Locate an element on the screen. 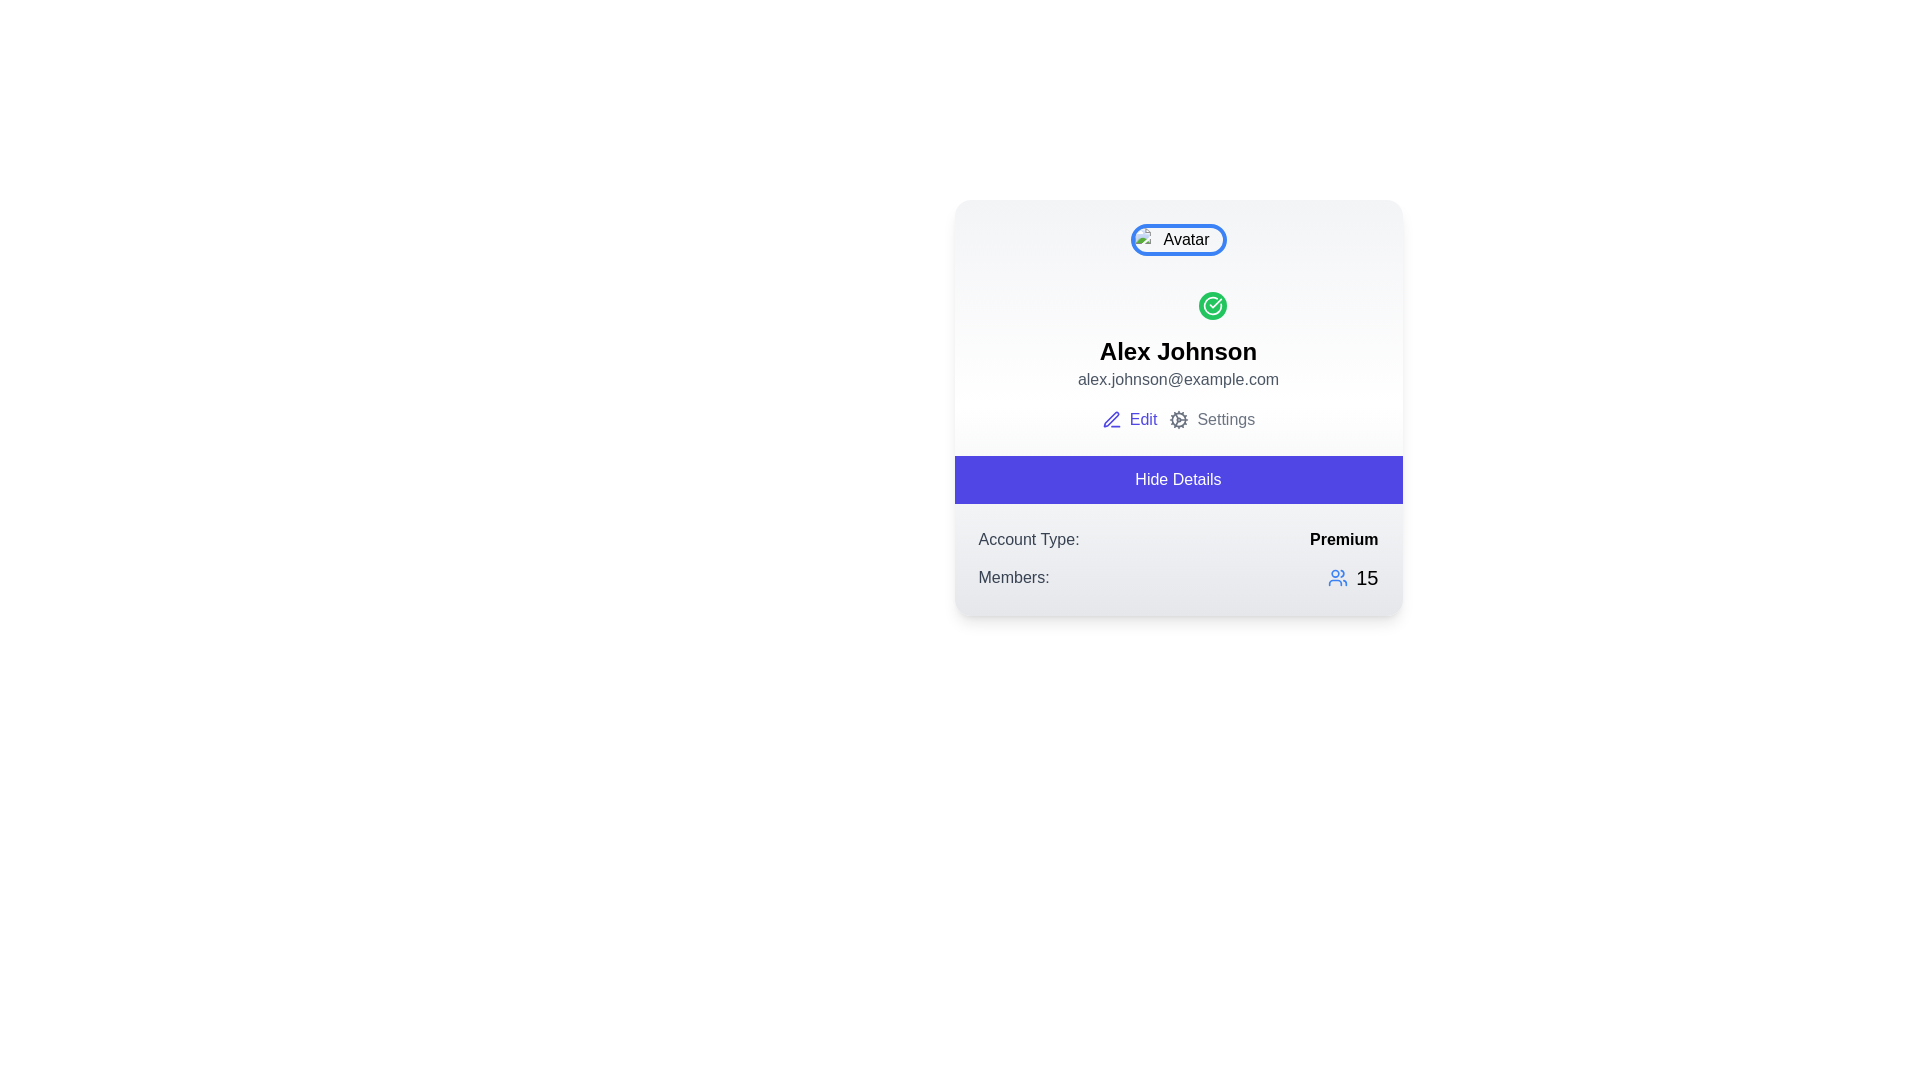  the circular avatar image with a blue border displaying a placeholder image labeled 'Avatar' at the top-center of the user profile card is located at coordinates (1178, 238).